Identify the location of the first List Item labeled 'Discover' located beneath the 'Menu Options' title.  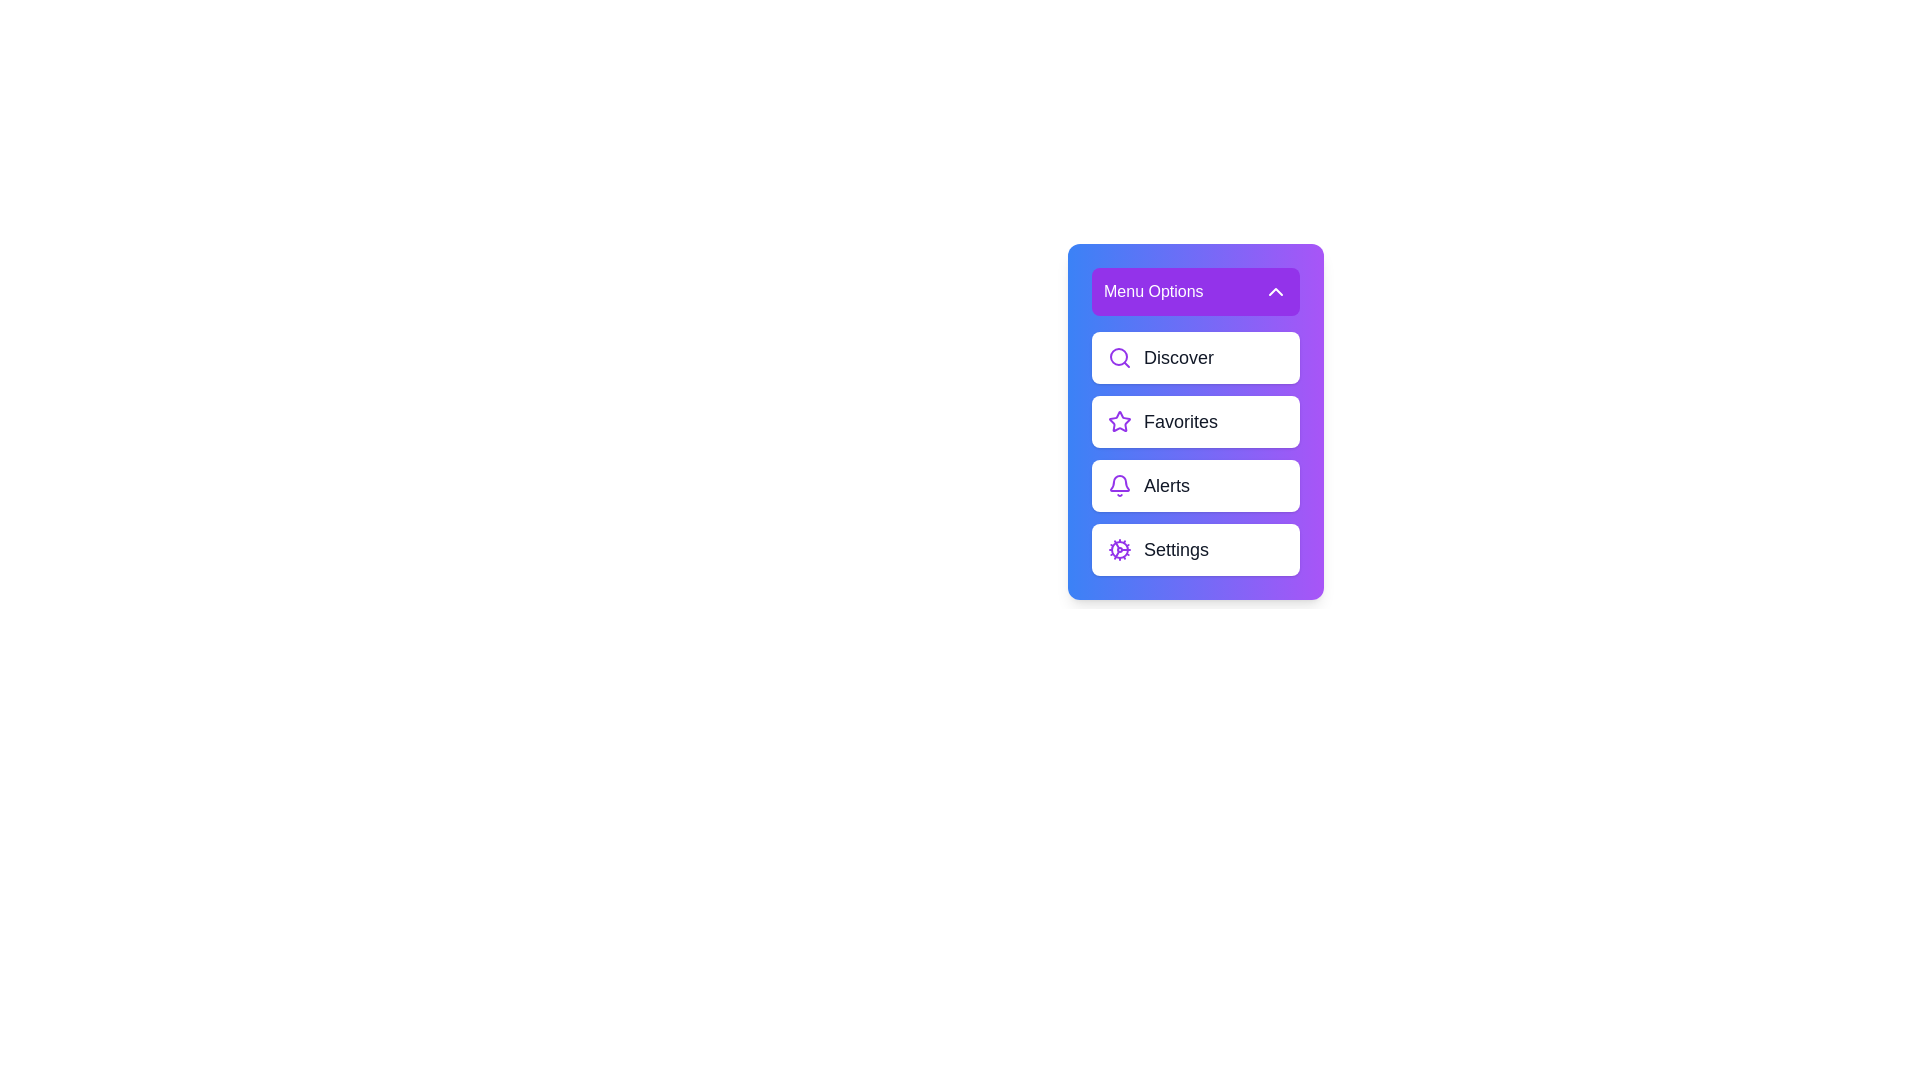
(1195, 357).